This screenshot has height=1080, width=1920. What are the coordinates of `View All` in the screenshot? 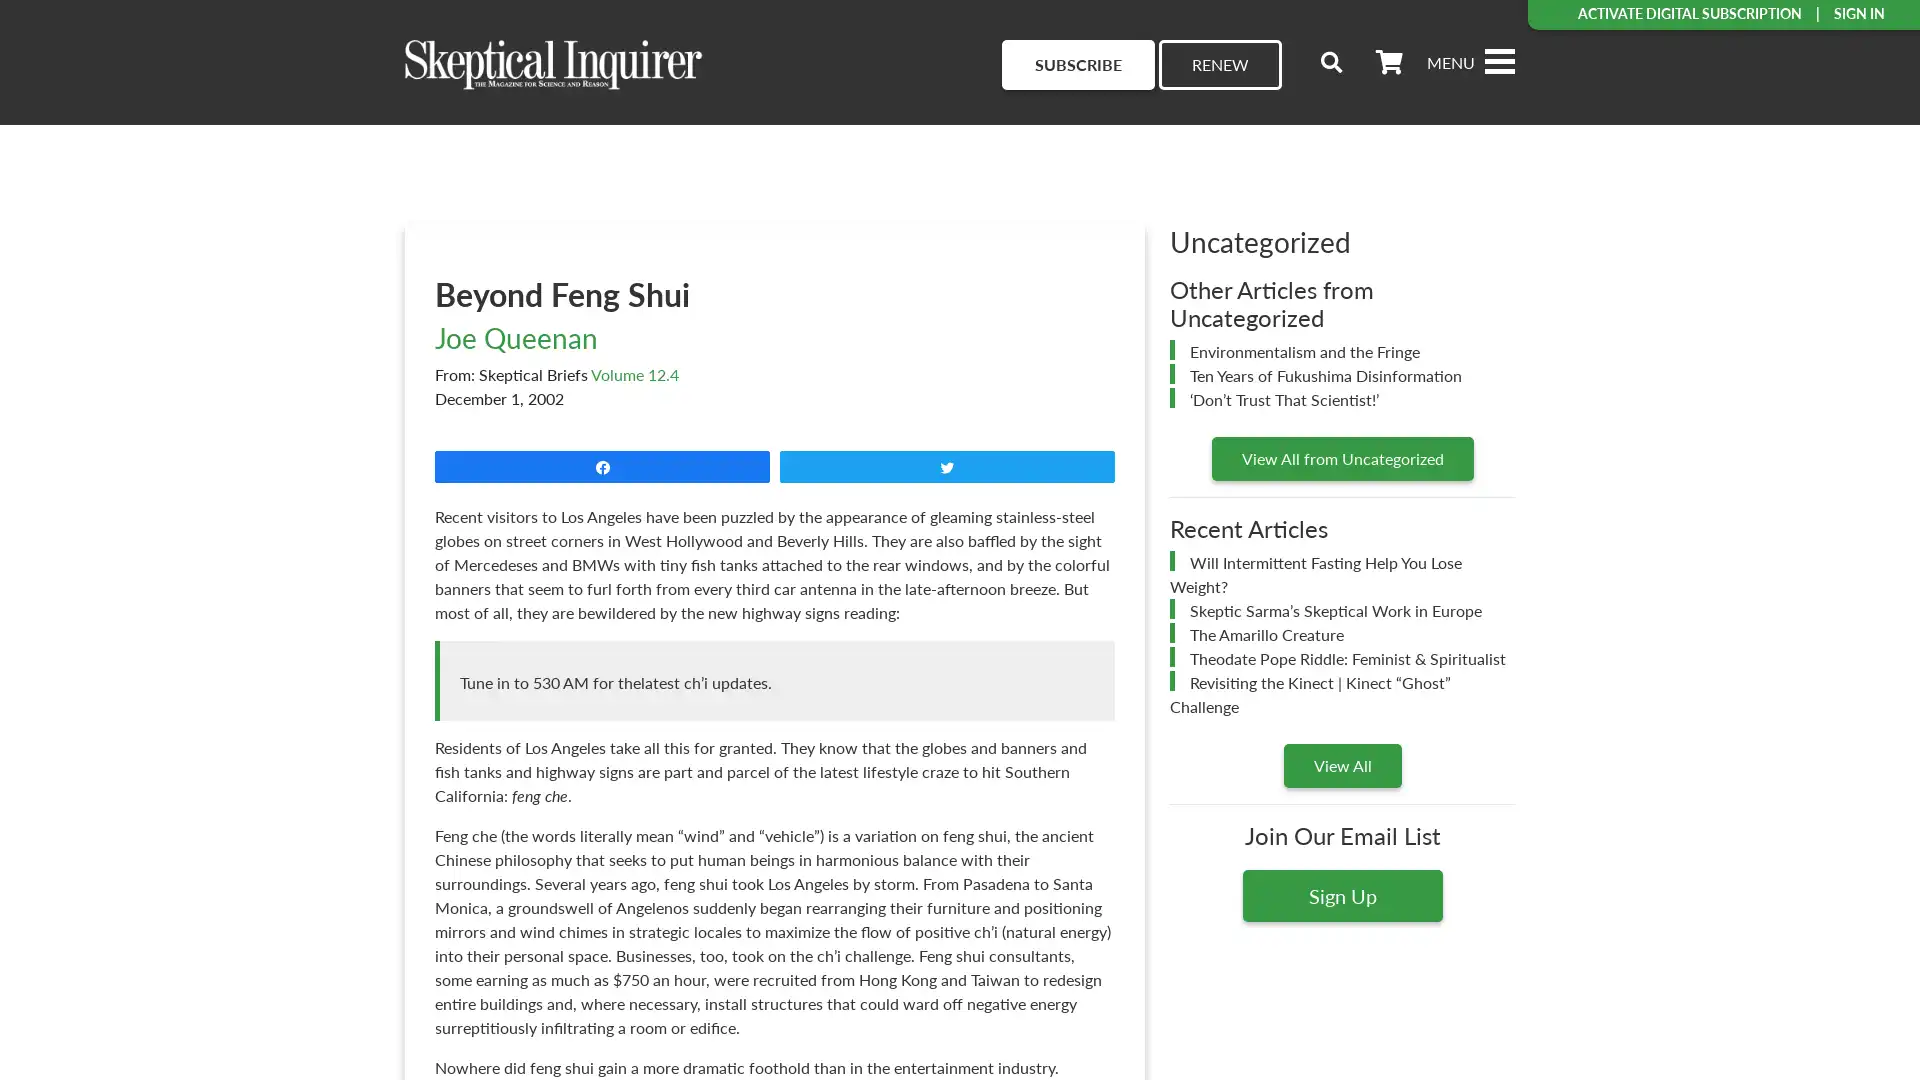 It's located at (1342, 764).